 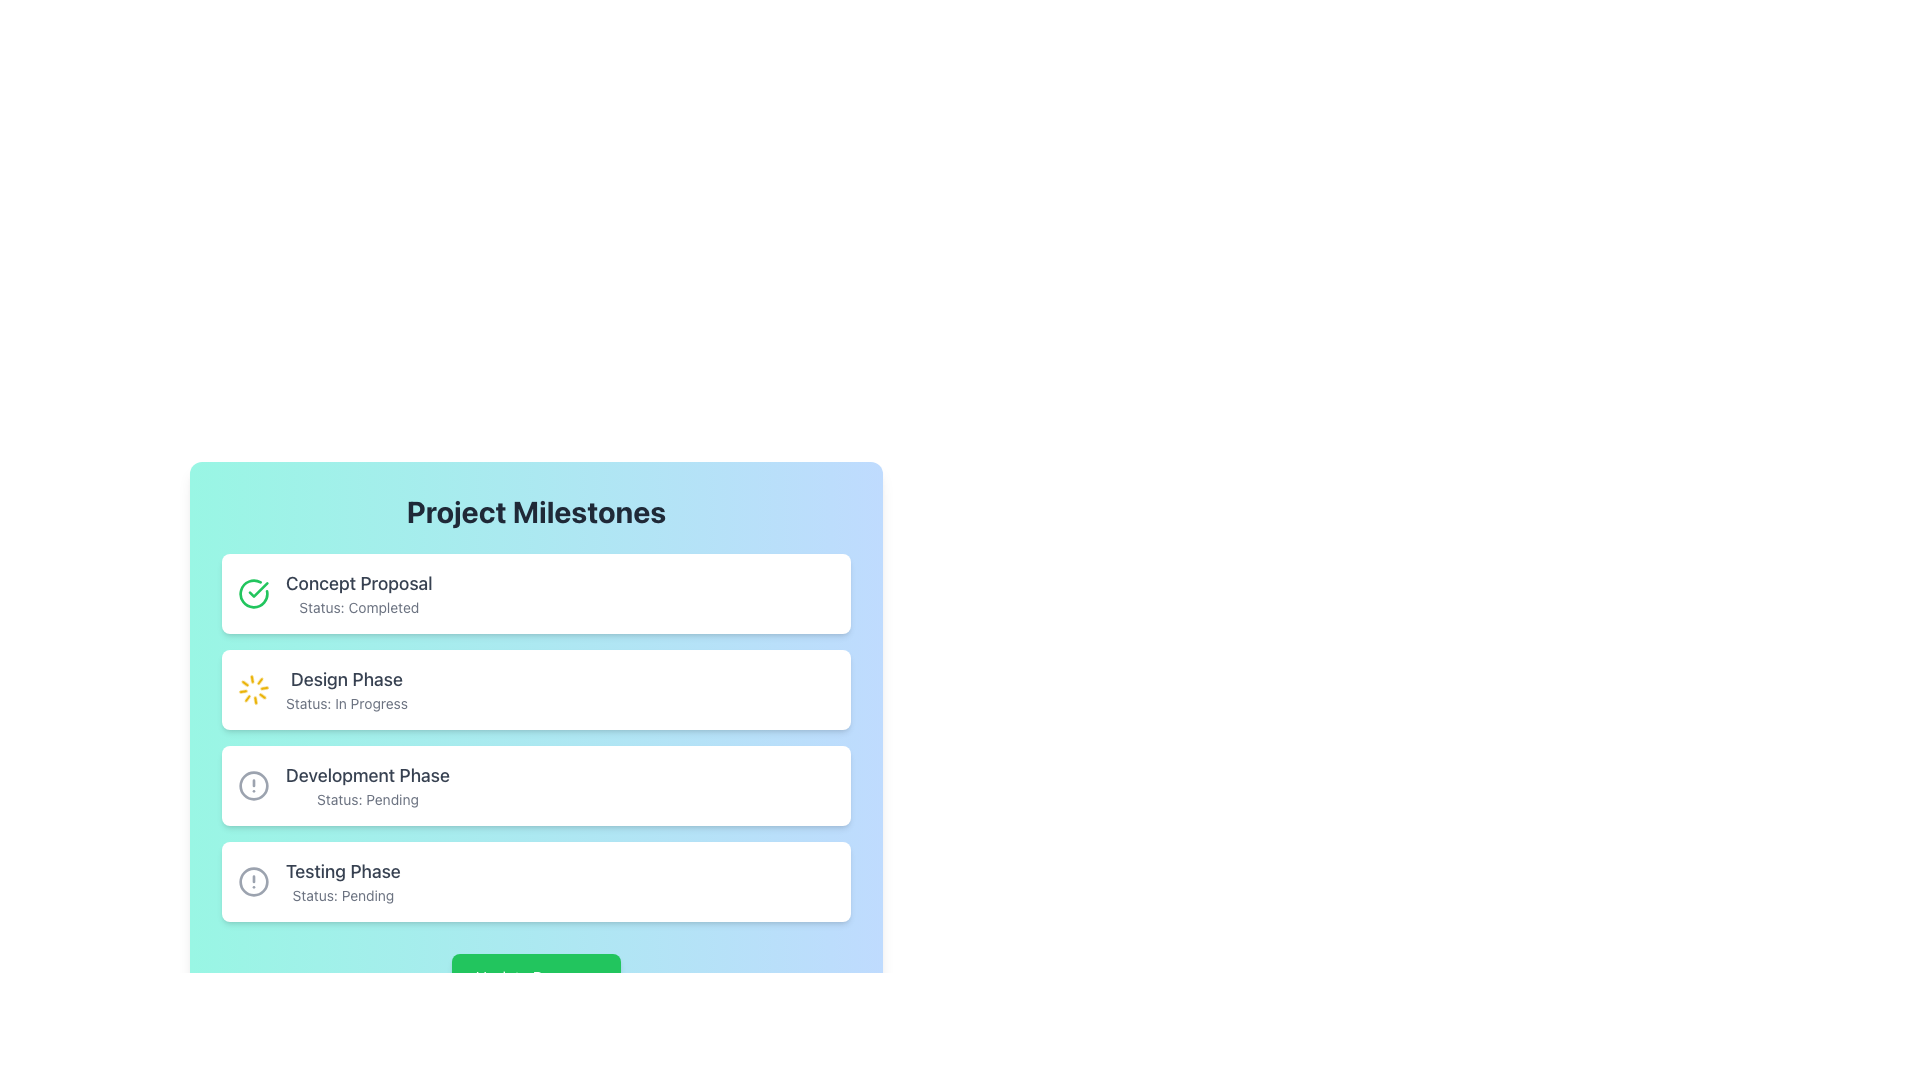 What do you see at coordinates (253, 689) in the screenshot?
I see `the animated SVG icon that serves as a visual indicator for the 'Design Phase Status: In Progress' milestone card` at bounding box center [253, 689].